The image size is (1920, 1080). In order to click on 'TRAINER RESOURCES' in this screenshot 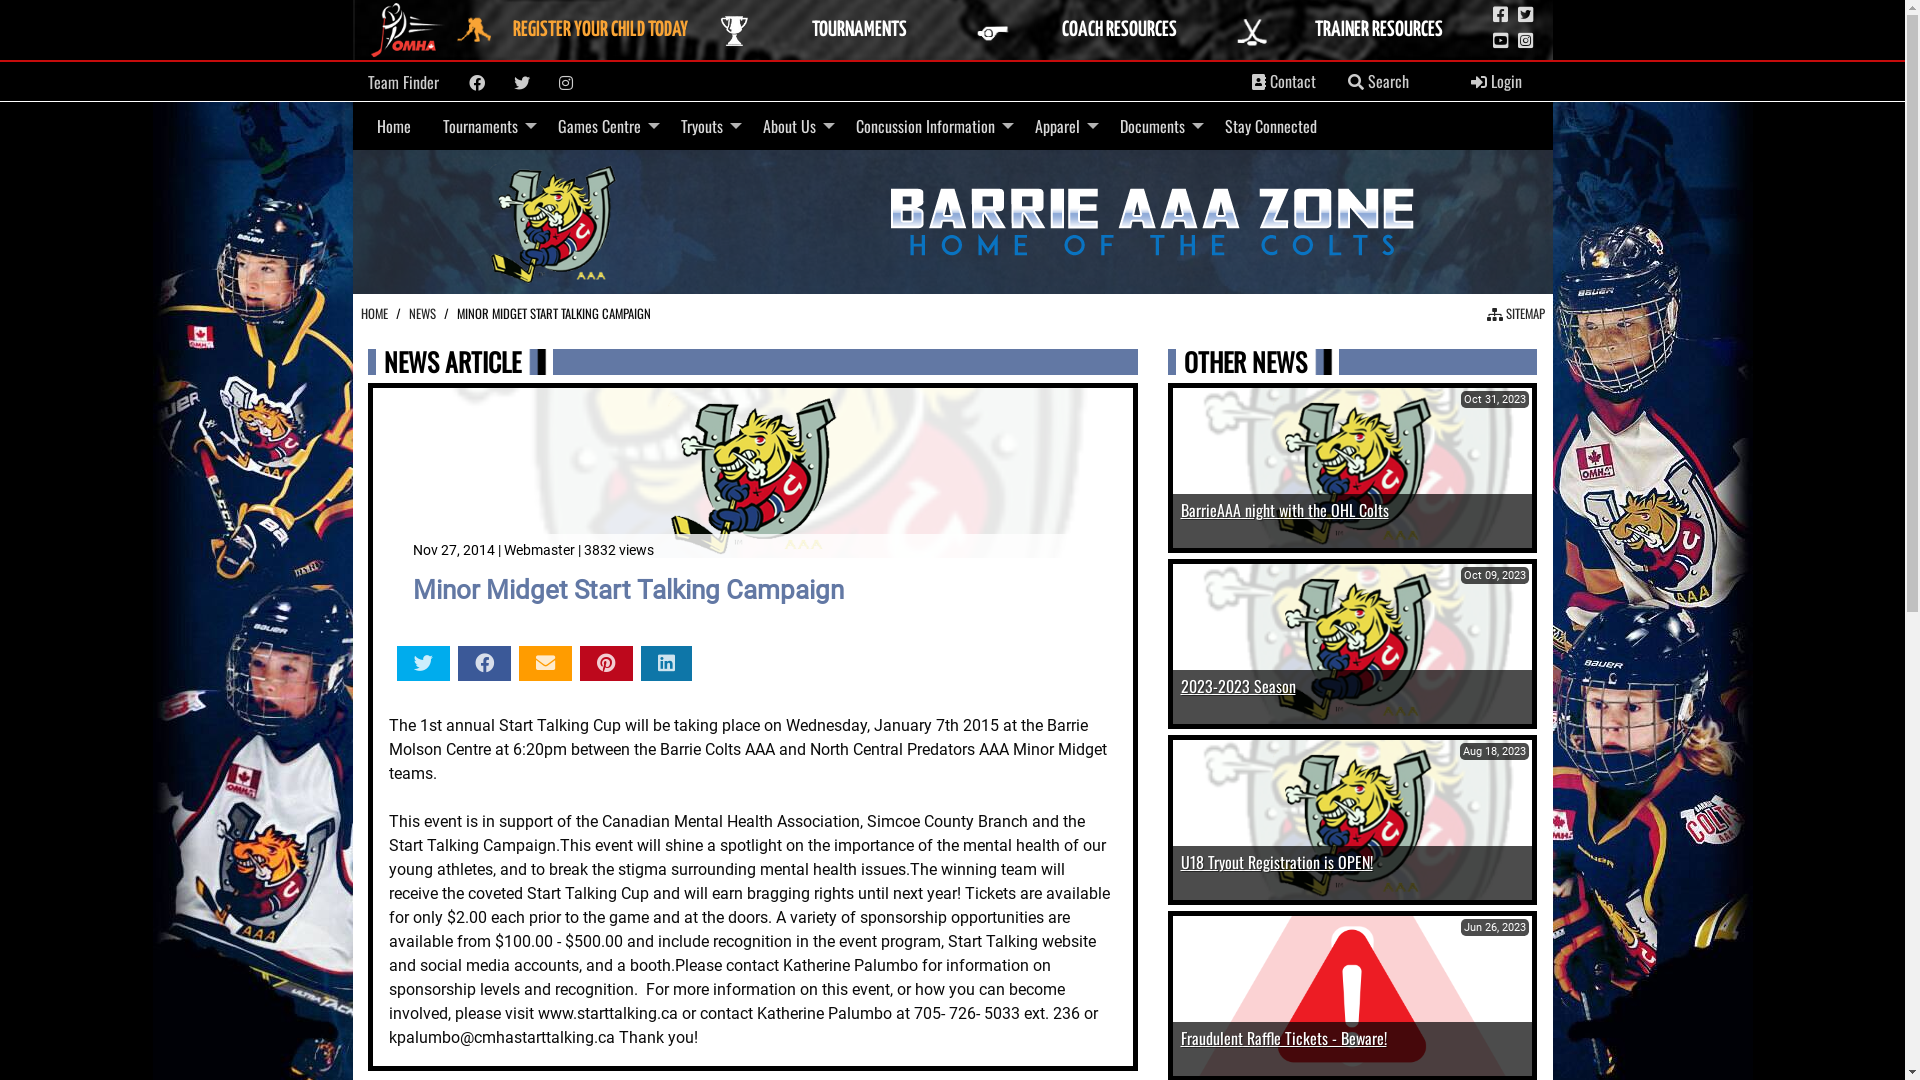, I will do `click(1358, 30)`.